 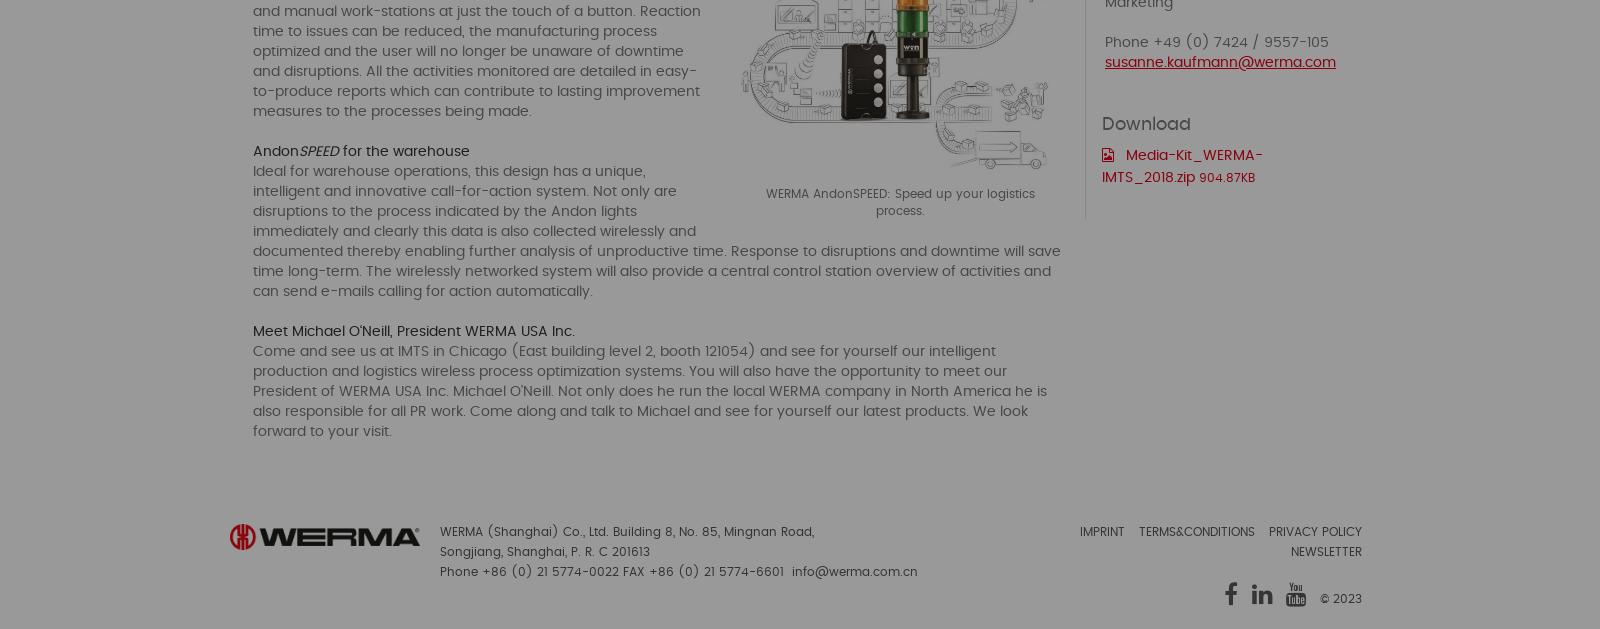 I want to click on '© 2023', so click(x=1338, y=597).